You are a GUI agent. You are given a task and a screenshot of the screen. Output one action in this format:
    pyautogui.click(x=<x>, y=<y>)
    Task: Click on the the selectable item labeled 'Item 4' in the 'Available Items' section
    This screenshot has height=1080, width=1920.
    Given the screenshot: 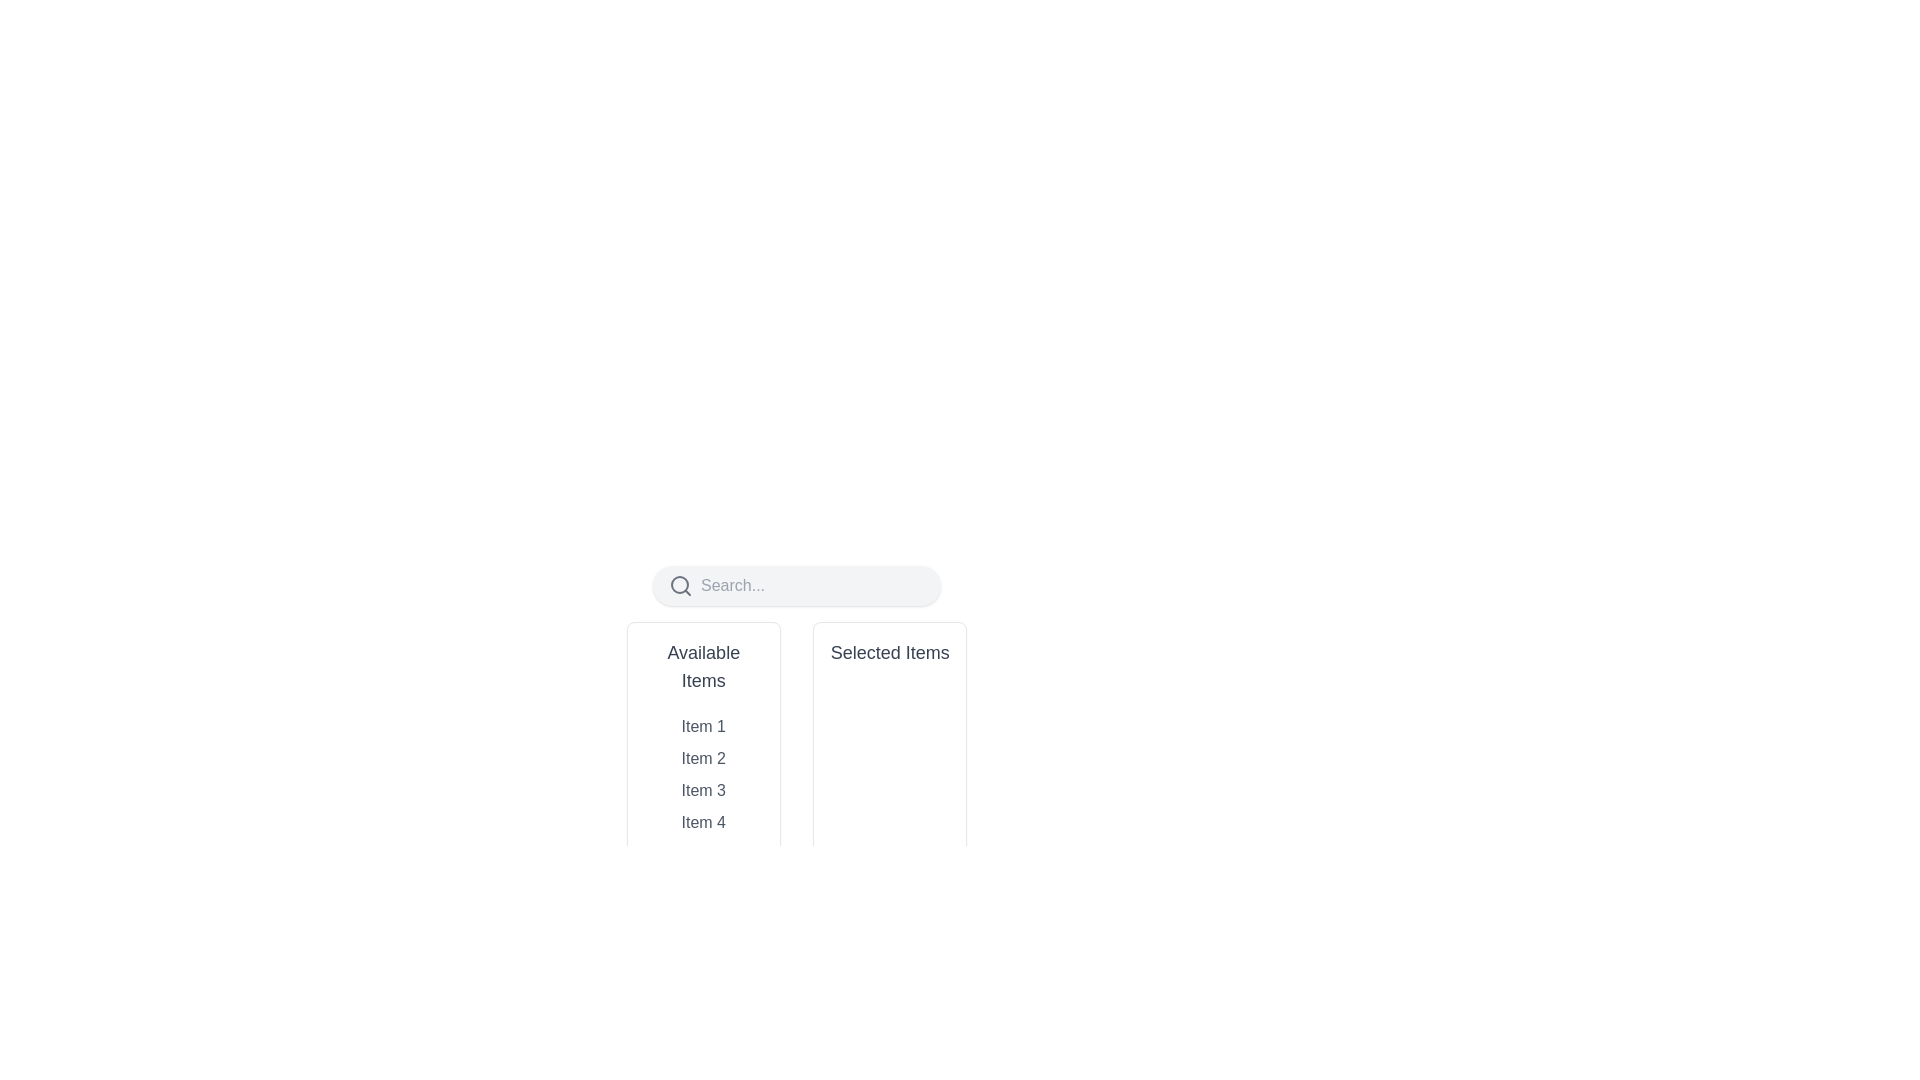 What is the action you would take?
    pyautogui.click(x=703, y=822)
    